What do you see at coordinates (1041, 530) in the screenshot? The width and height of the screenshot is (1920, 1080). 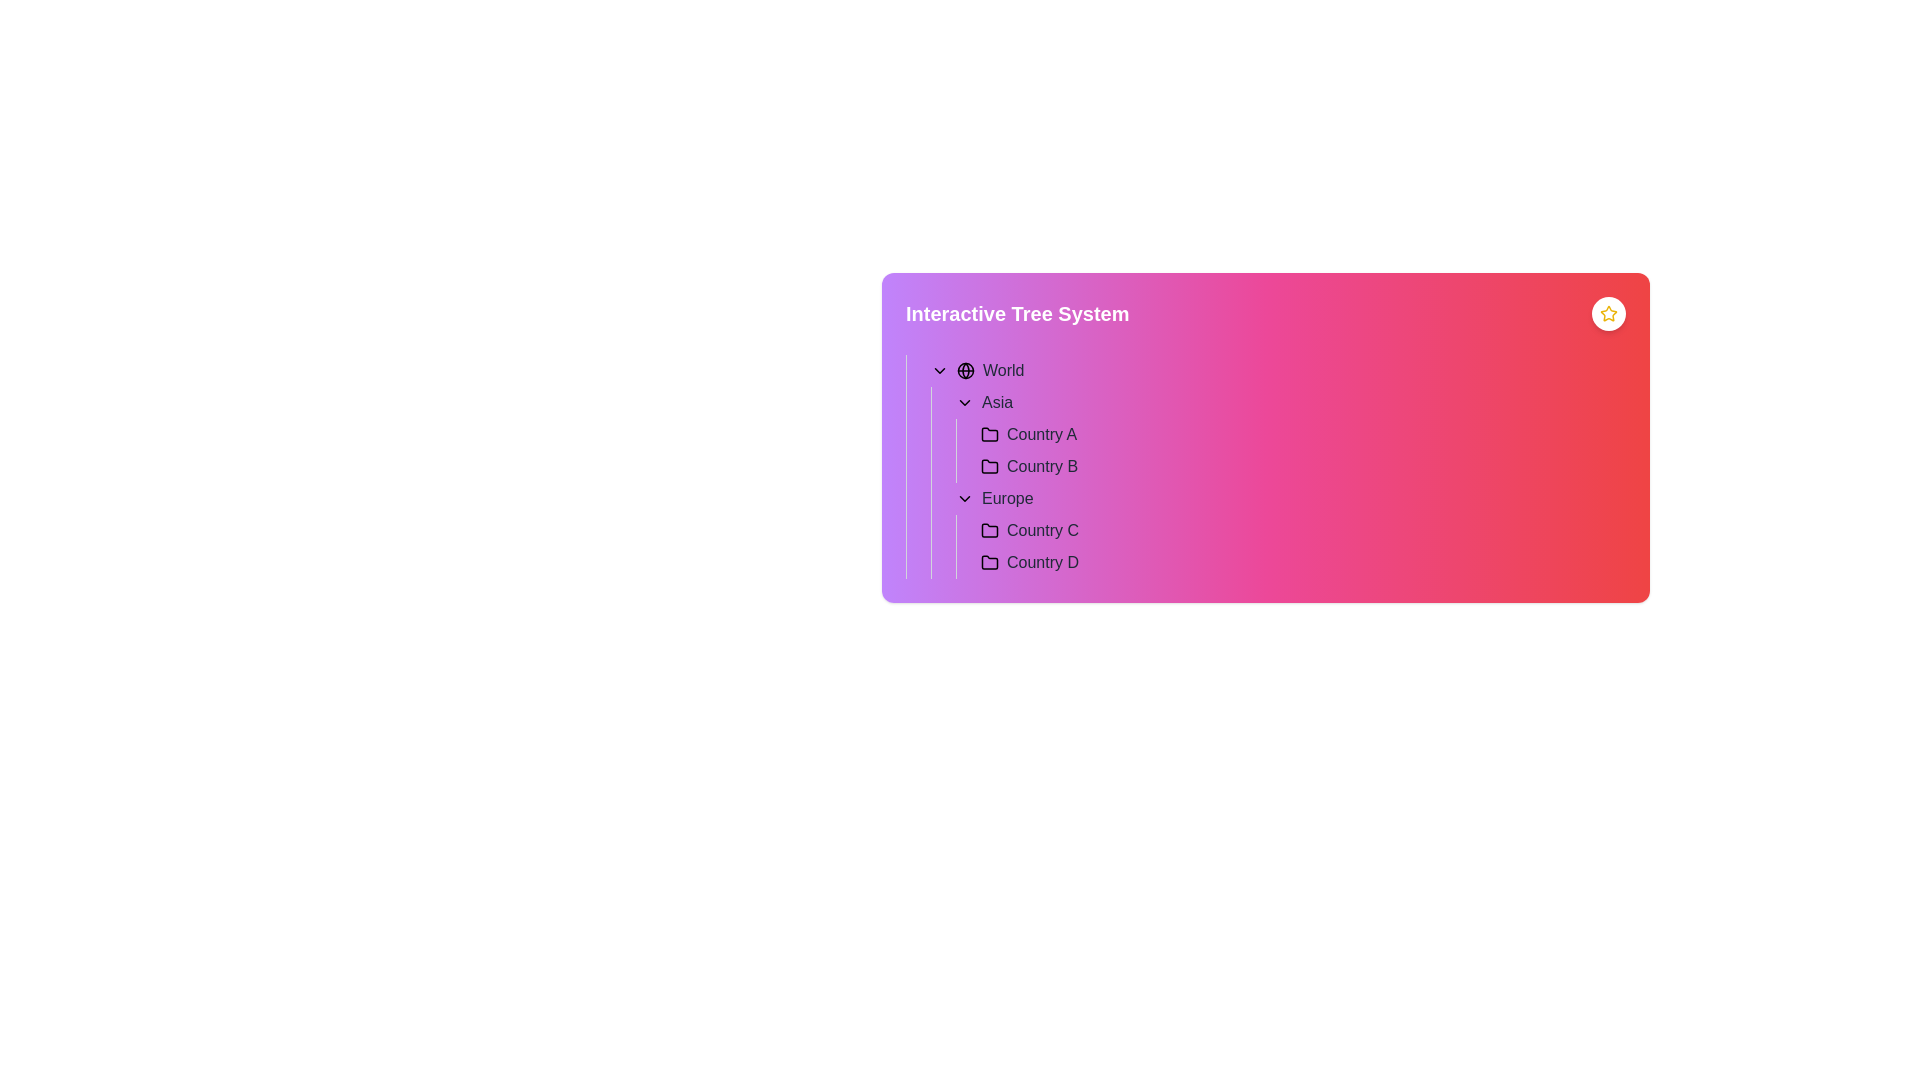 I see `the text label reading 'Country C', which is styled with a medium-weight font and dark gray color, positioned below 'Europe' and above 'Country D' in a hierarchical tree structure` at bounding box center [1041, 530].